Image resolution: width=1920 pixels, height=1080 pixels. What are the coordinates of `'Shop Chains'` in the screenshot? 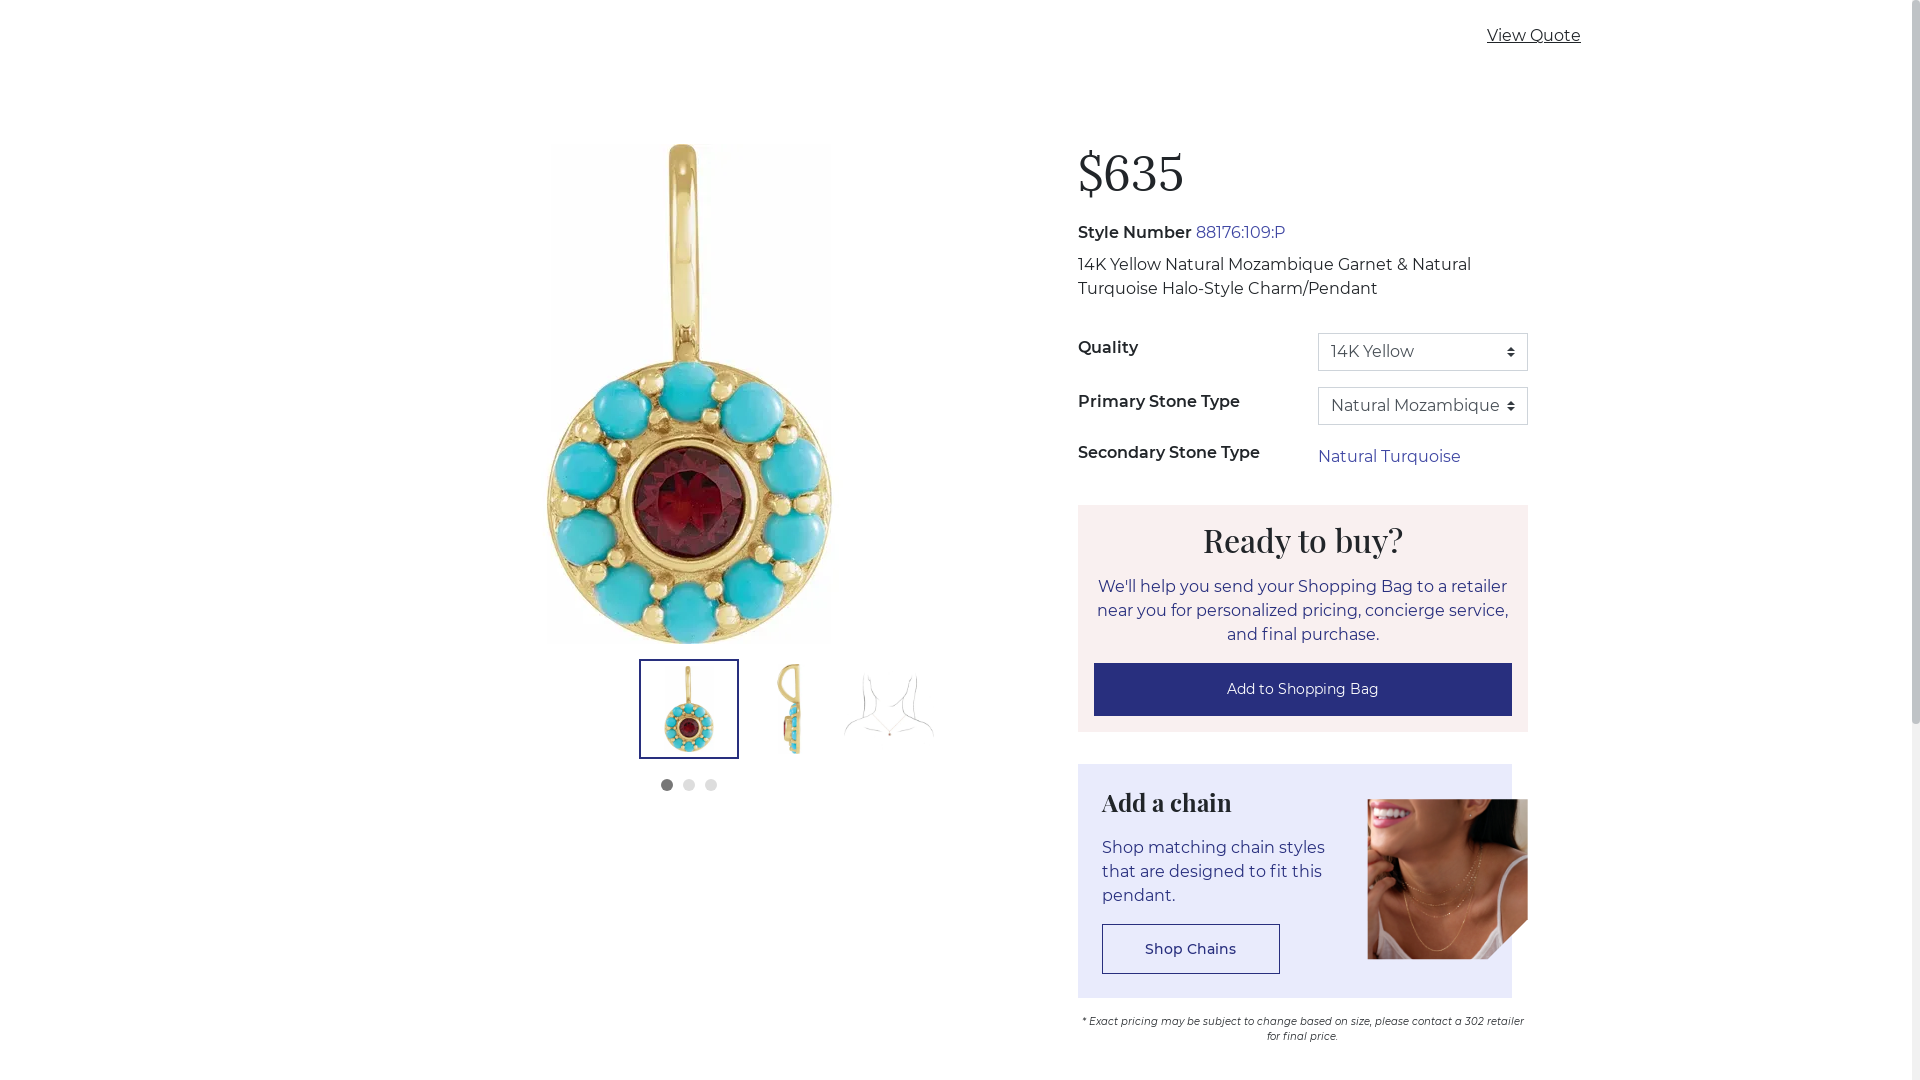 It's located at (1190, 947).